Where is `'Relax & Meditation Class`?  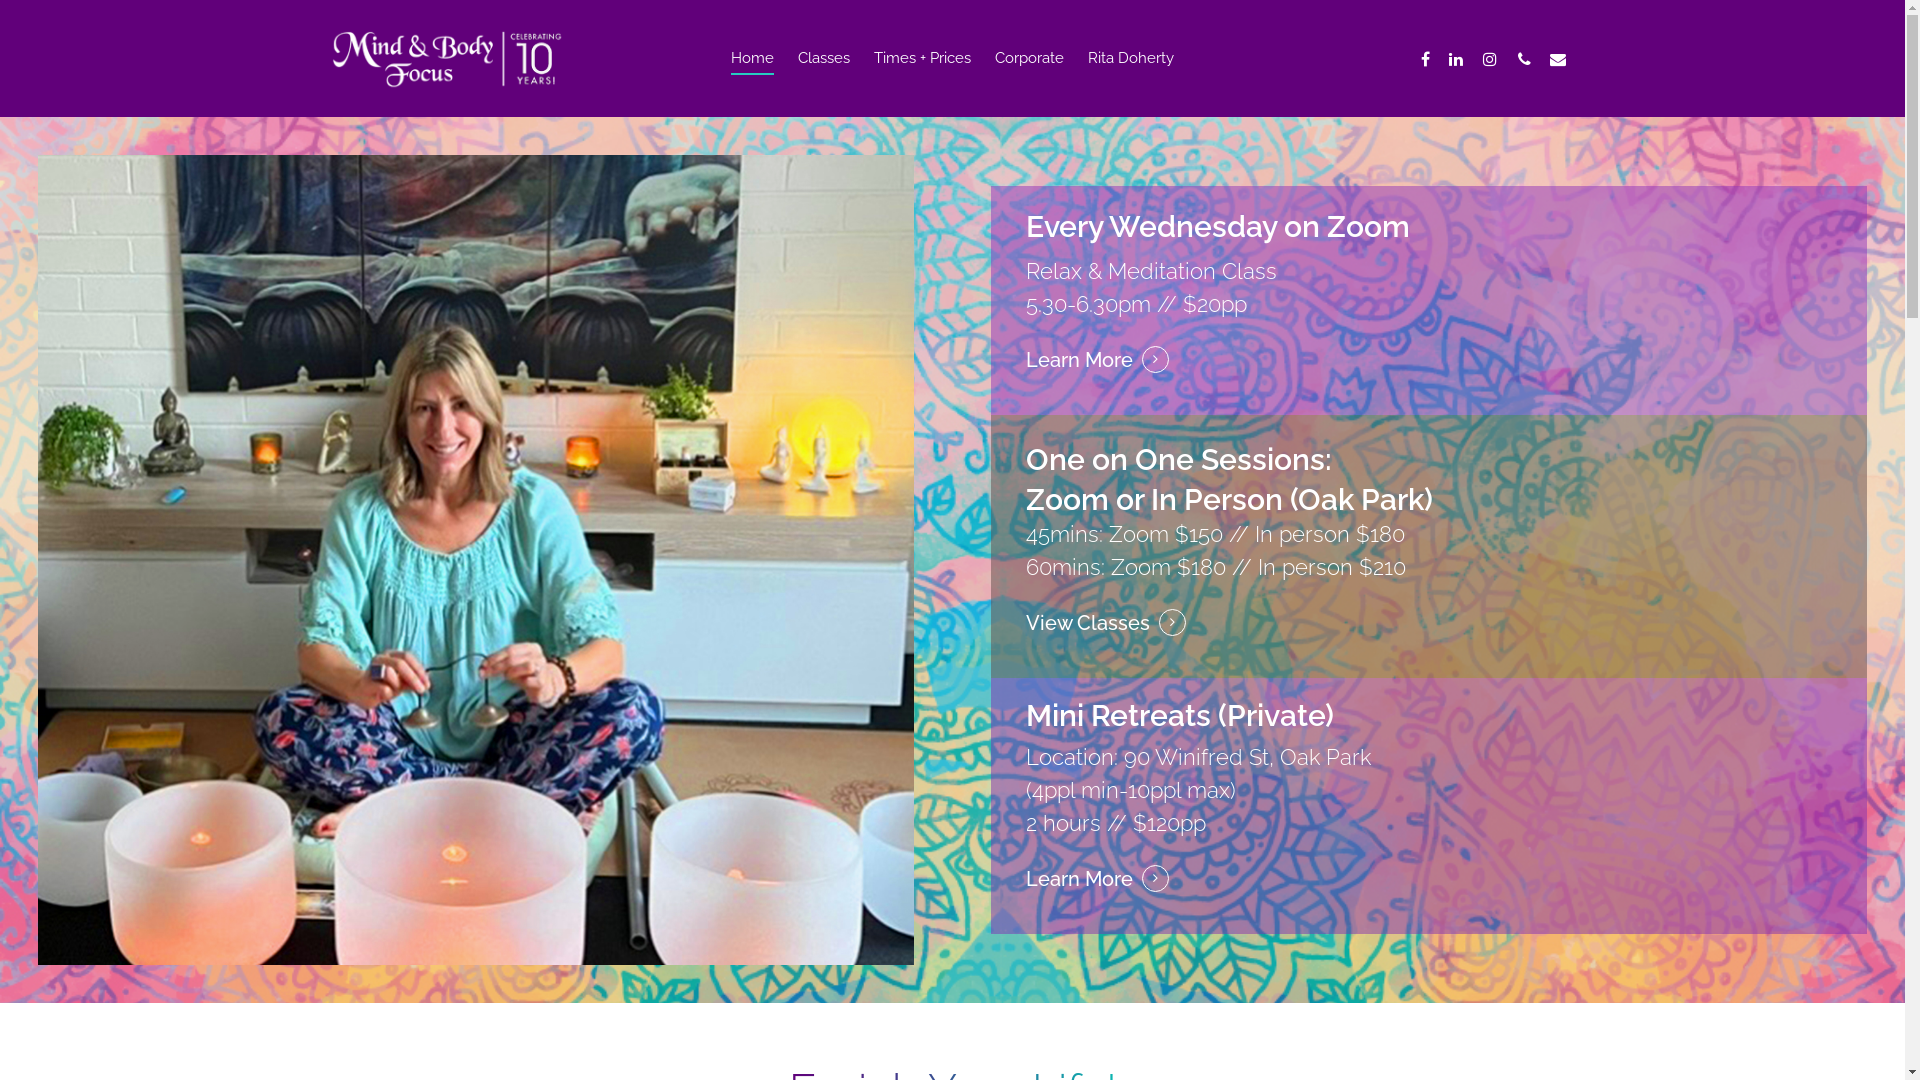
'Relax & Meditation Class is located at coordinates (1026, 287).